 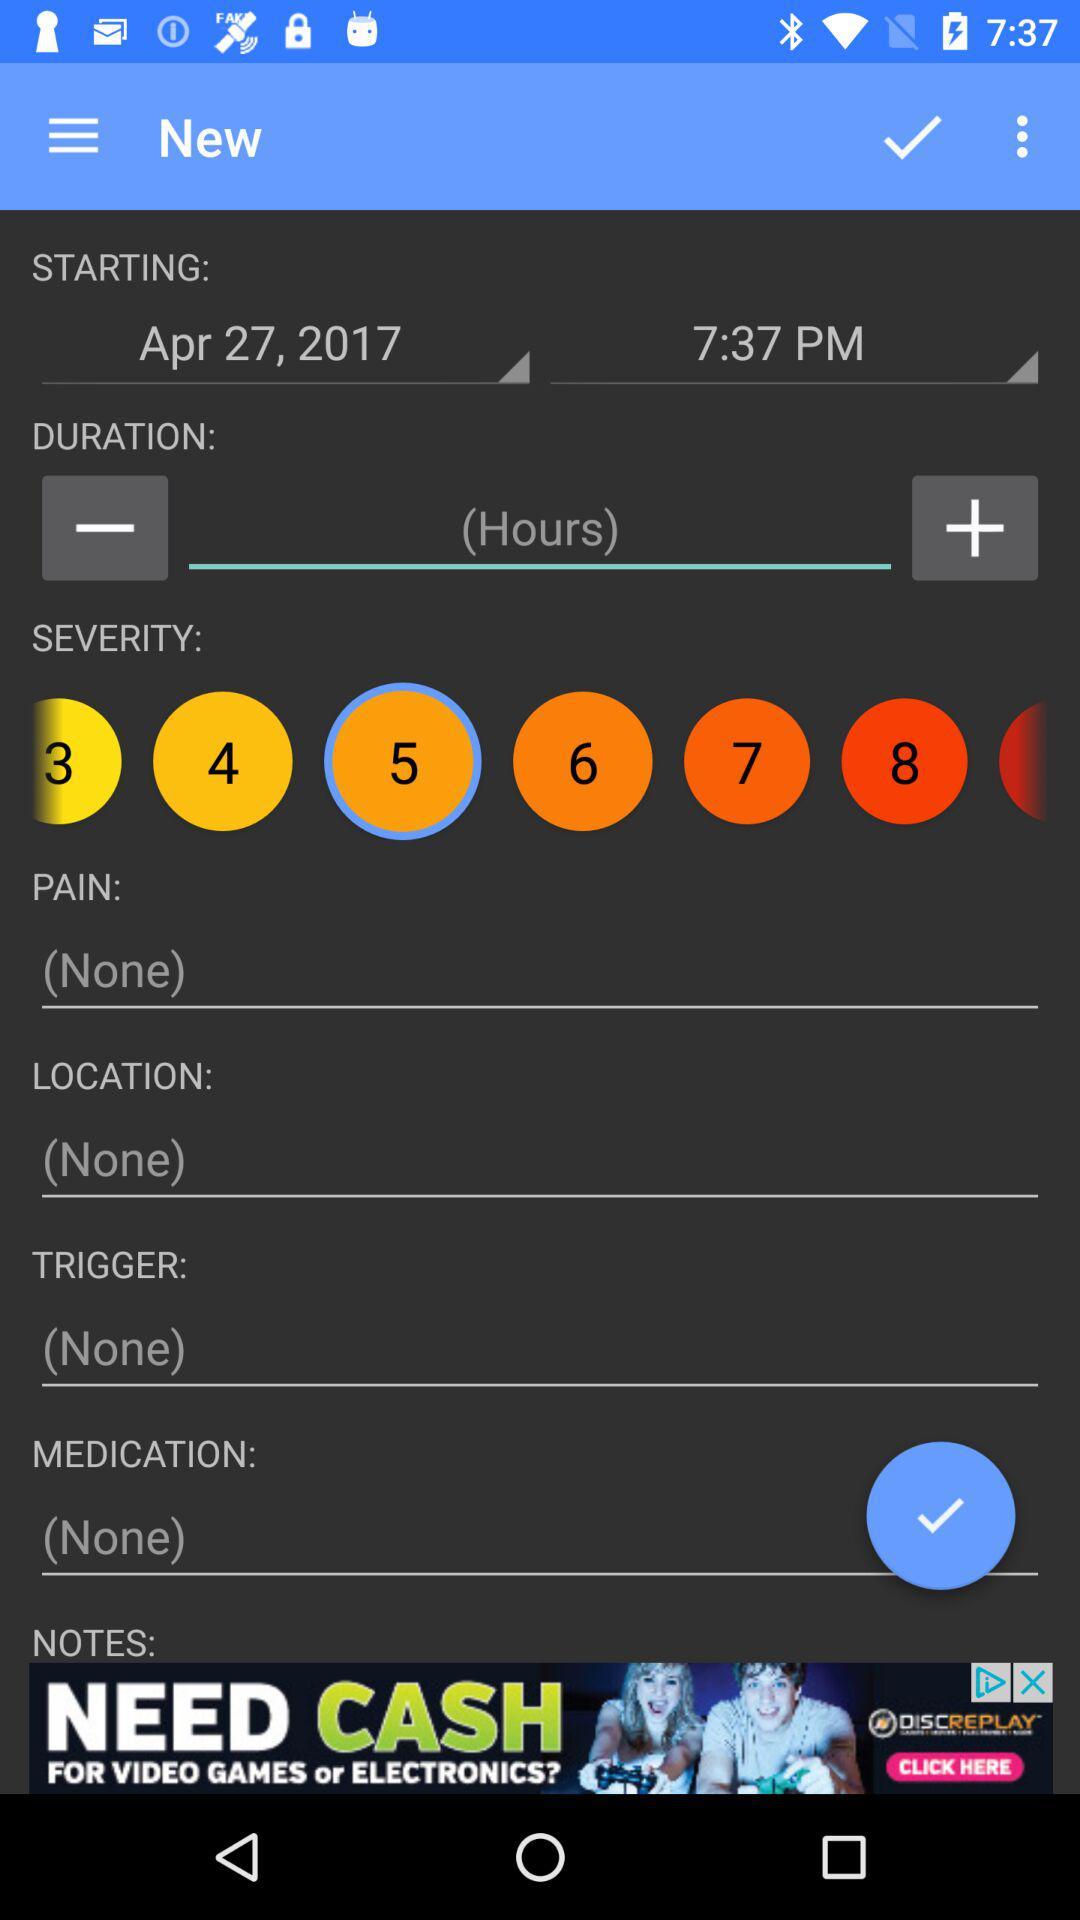 I want to click on increment option, so click(x=974, y=528).